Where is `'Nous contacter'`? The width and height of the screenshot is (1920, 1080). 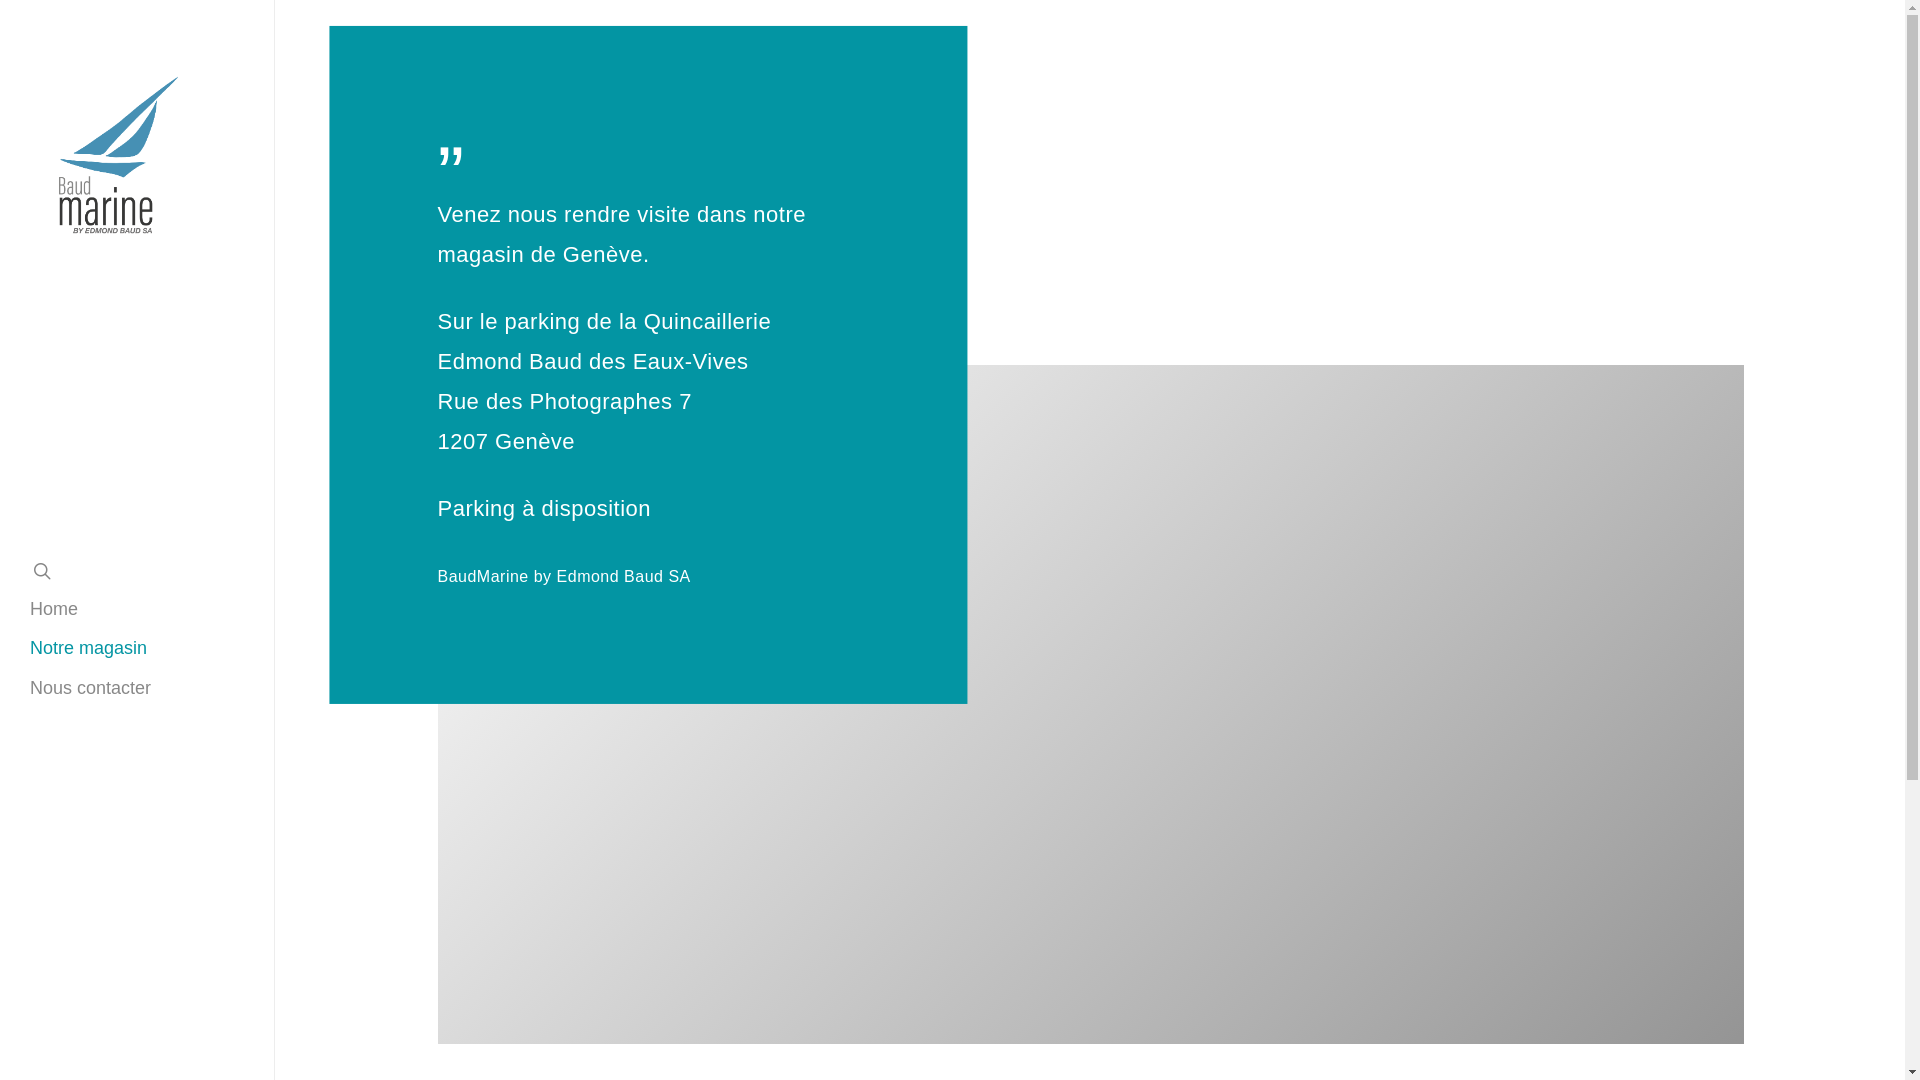 'Nous contacter' is located at coordinates (89, 687).